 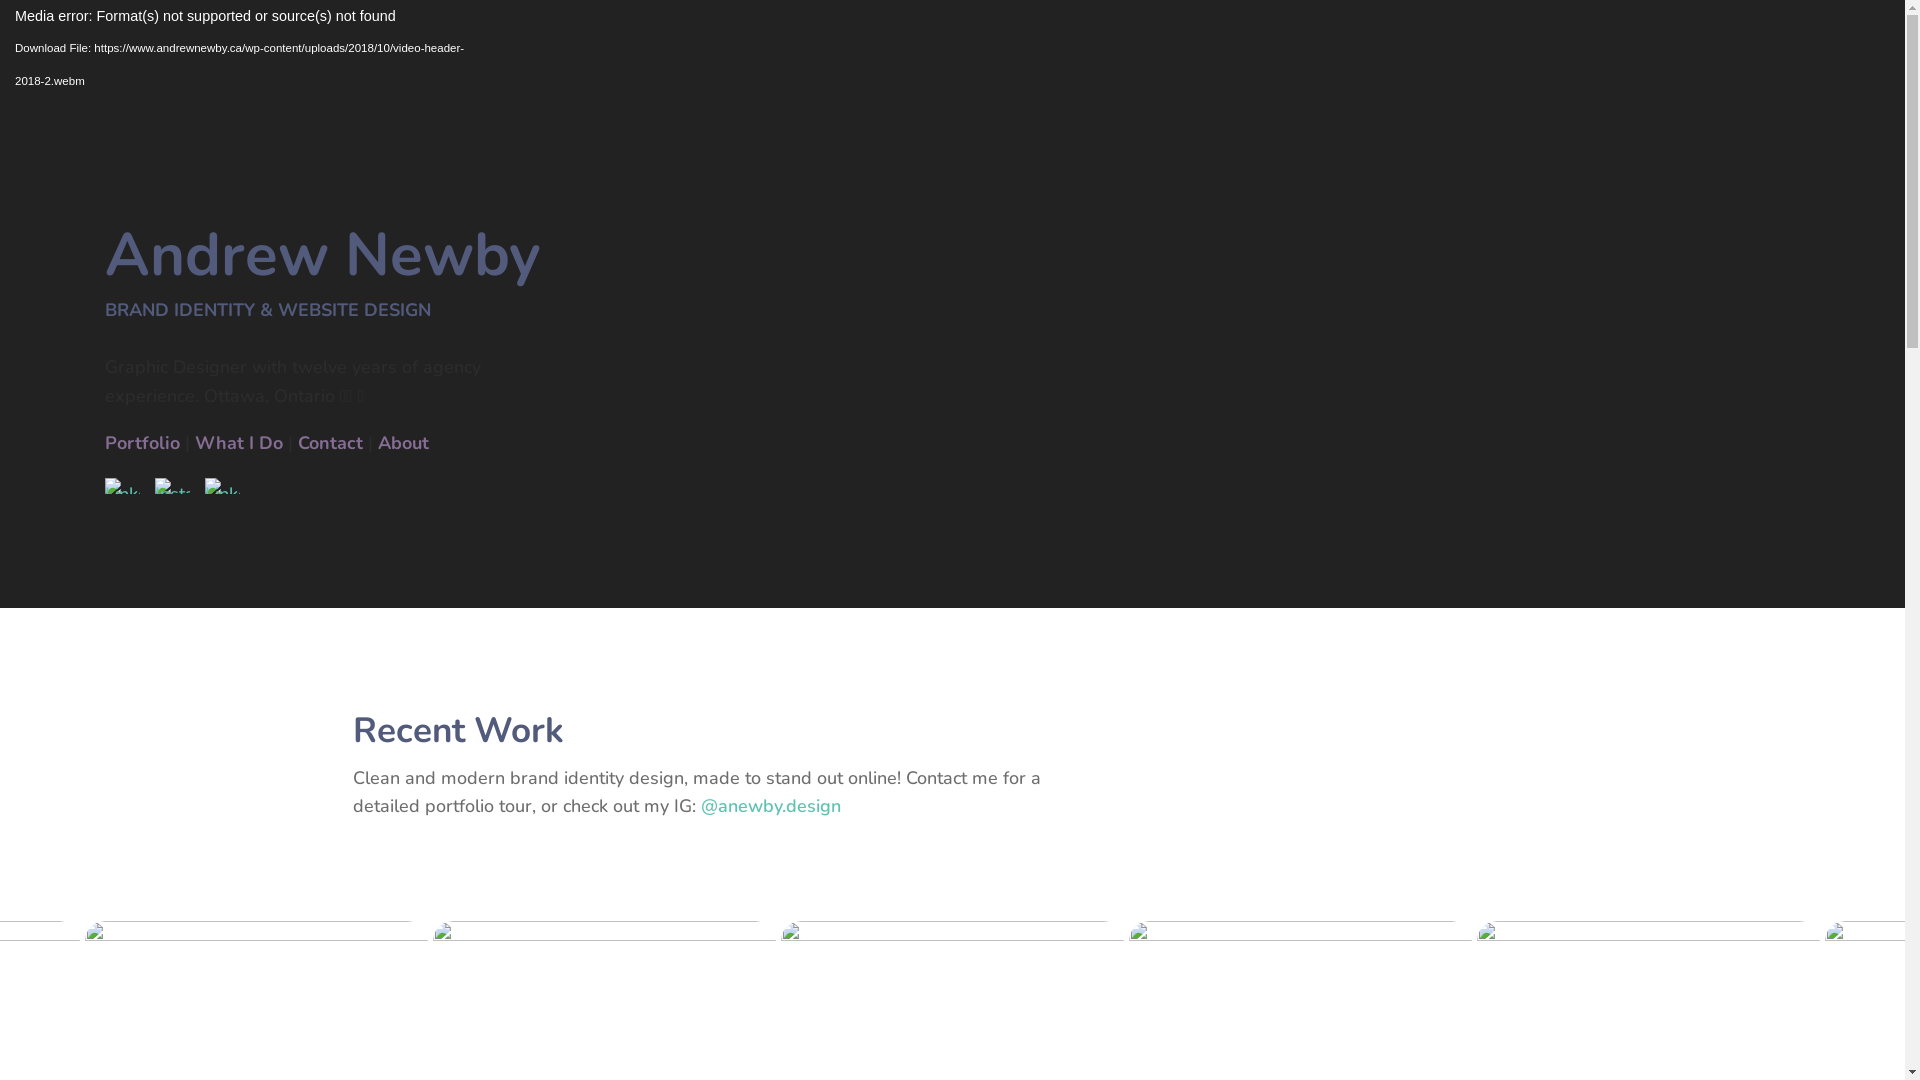 What do you see at coordinates (121, 486) in the screenshot?
I see `'LinkedIn'` at bounding box center [121, 486].